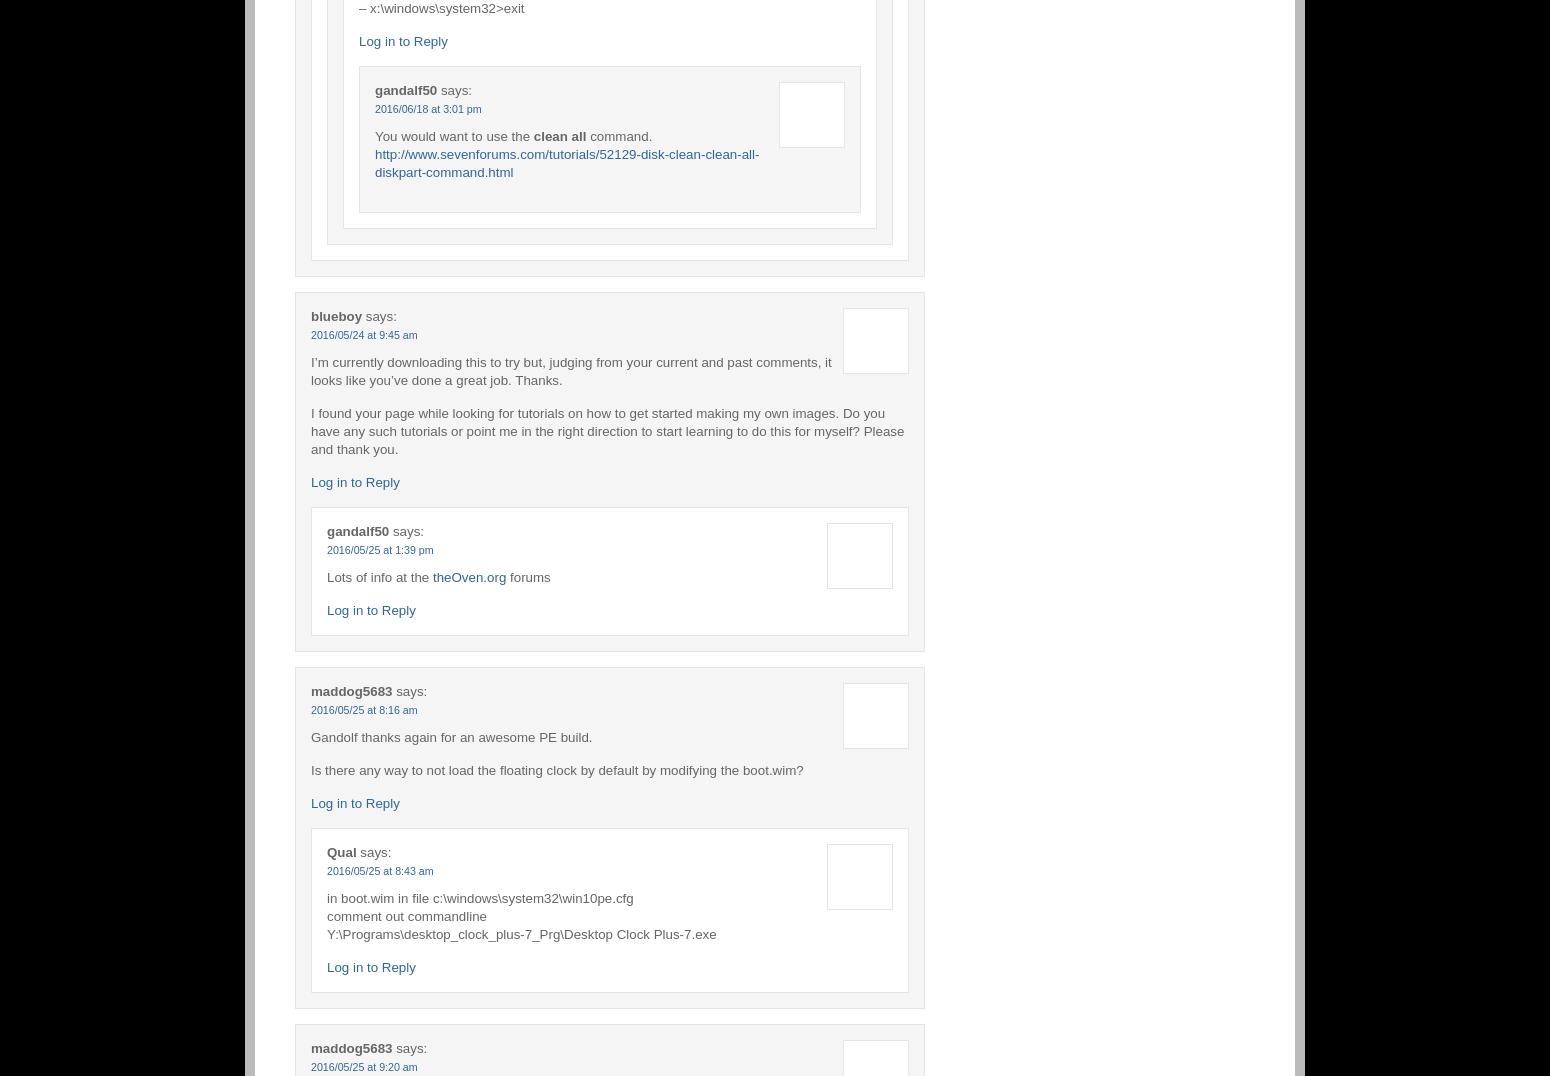 Image resolution: width=1550 pixels, height=1076 pixels. Describe the element at coordinates (310, 735) in the screenshot. I see `'Gandolf thanks again for an awesome PE build.'` at that location.